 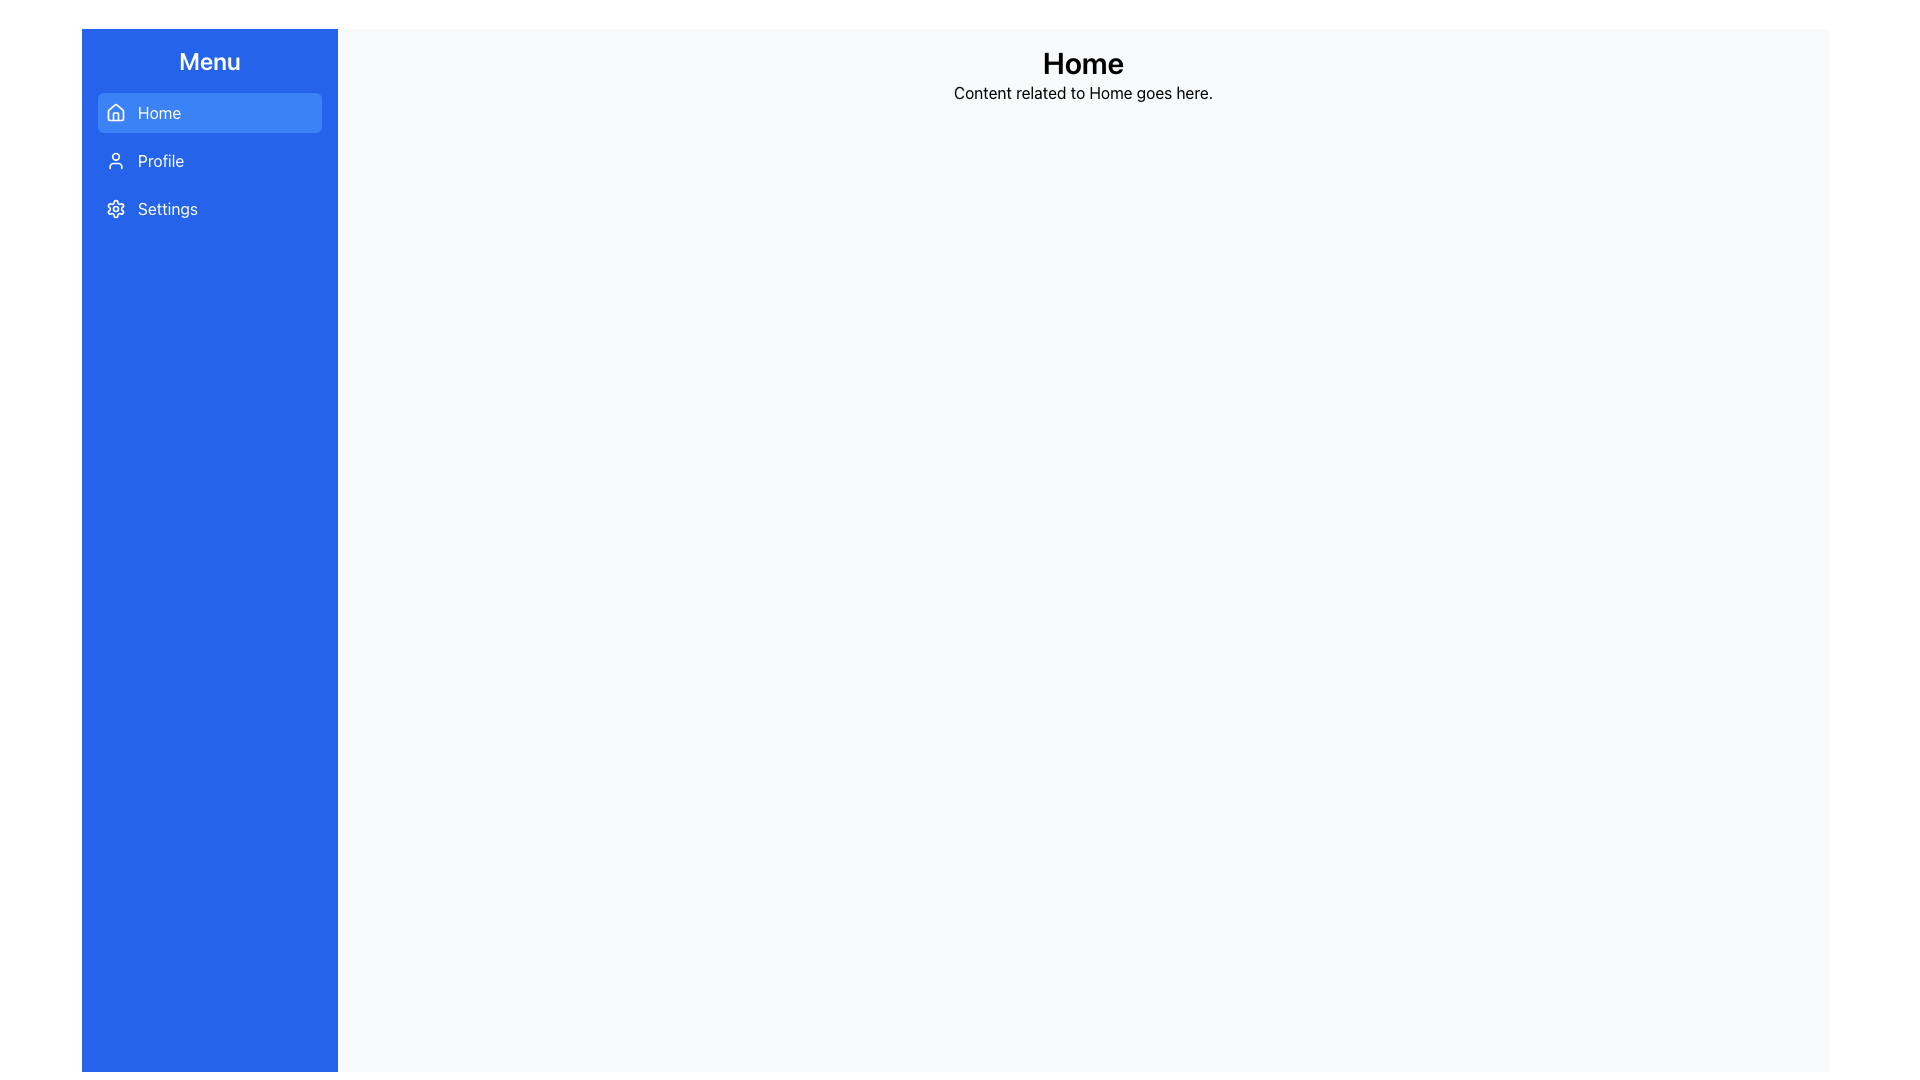 What do you see at coordinates (114, 208) in the screenshot?
I see `the cogwheel icon indicating the 'Settings' option in the sidebar menu` at bounding box center [114, 208].